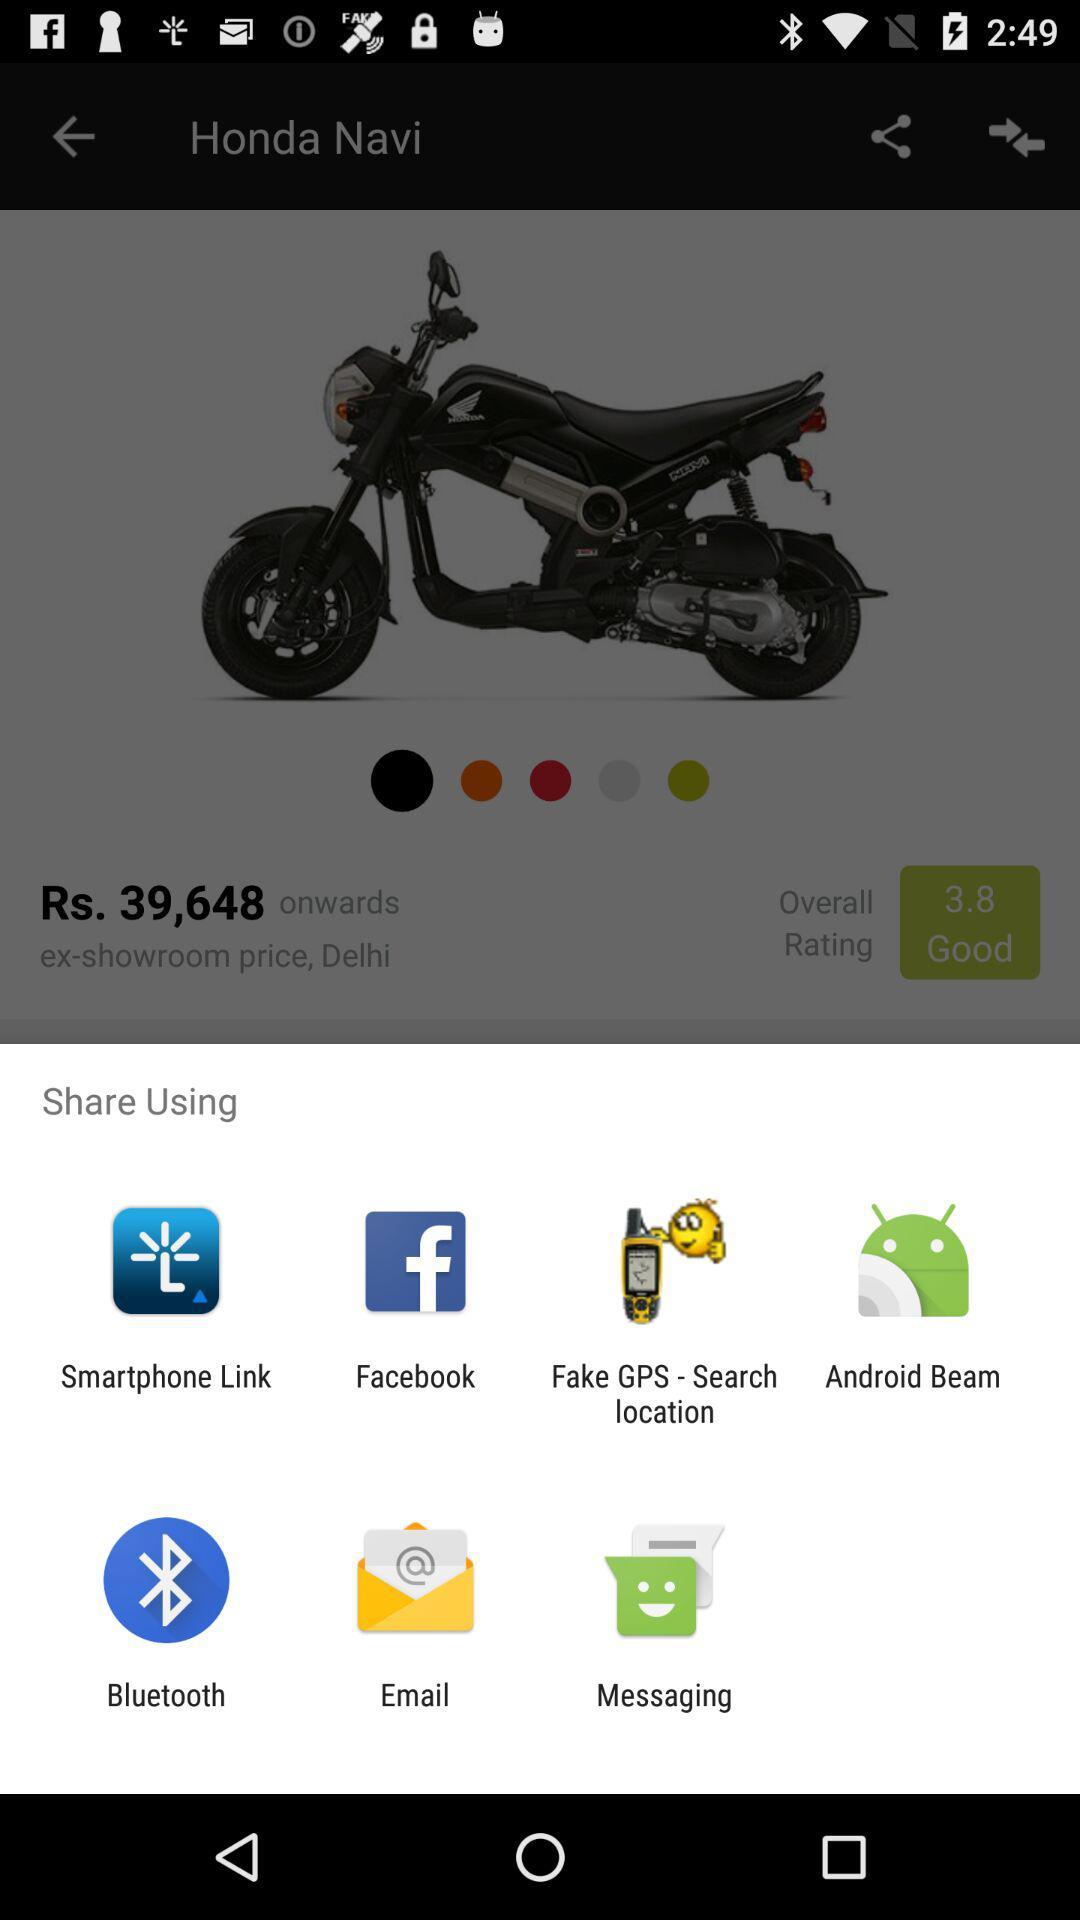  I want to click on messaging, so click(664, 1711).